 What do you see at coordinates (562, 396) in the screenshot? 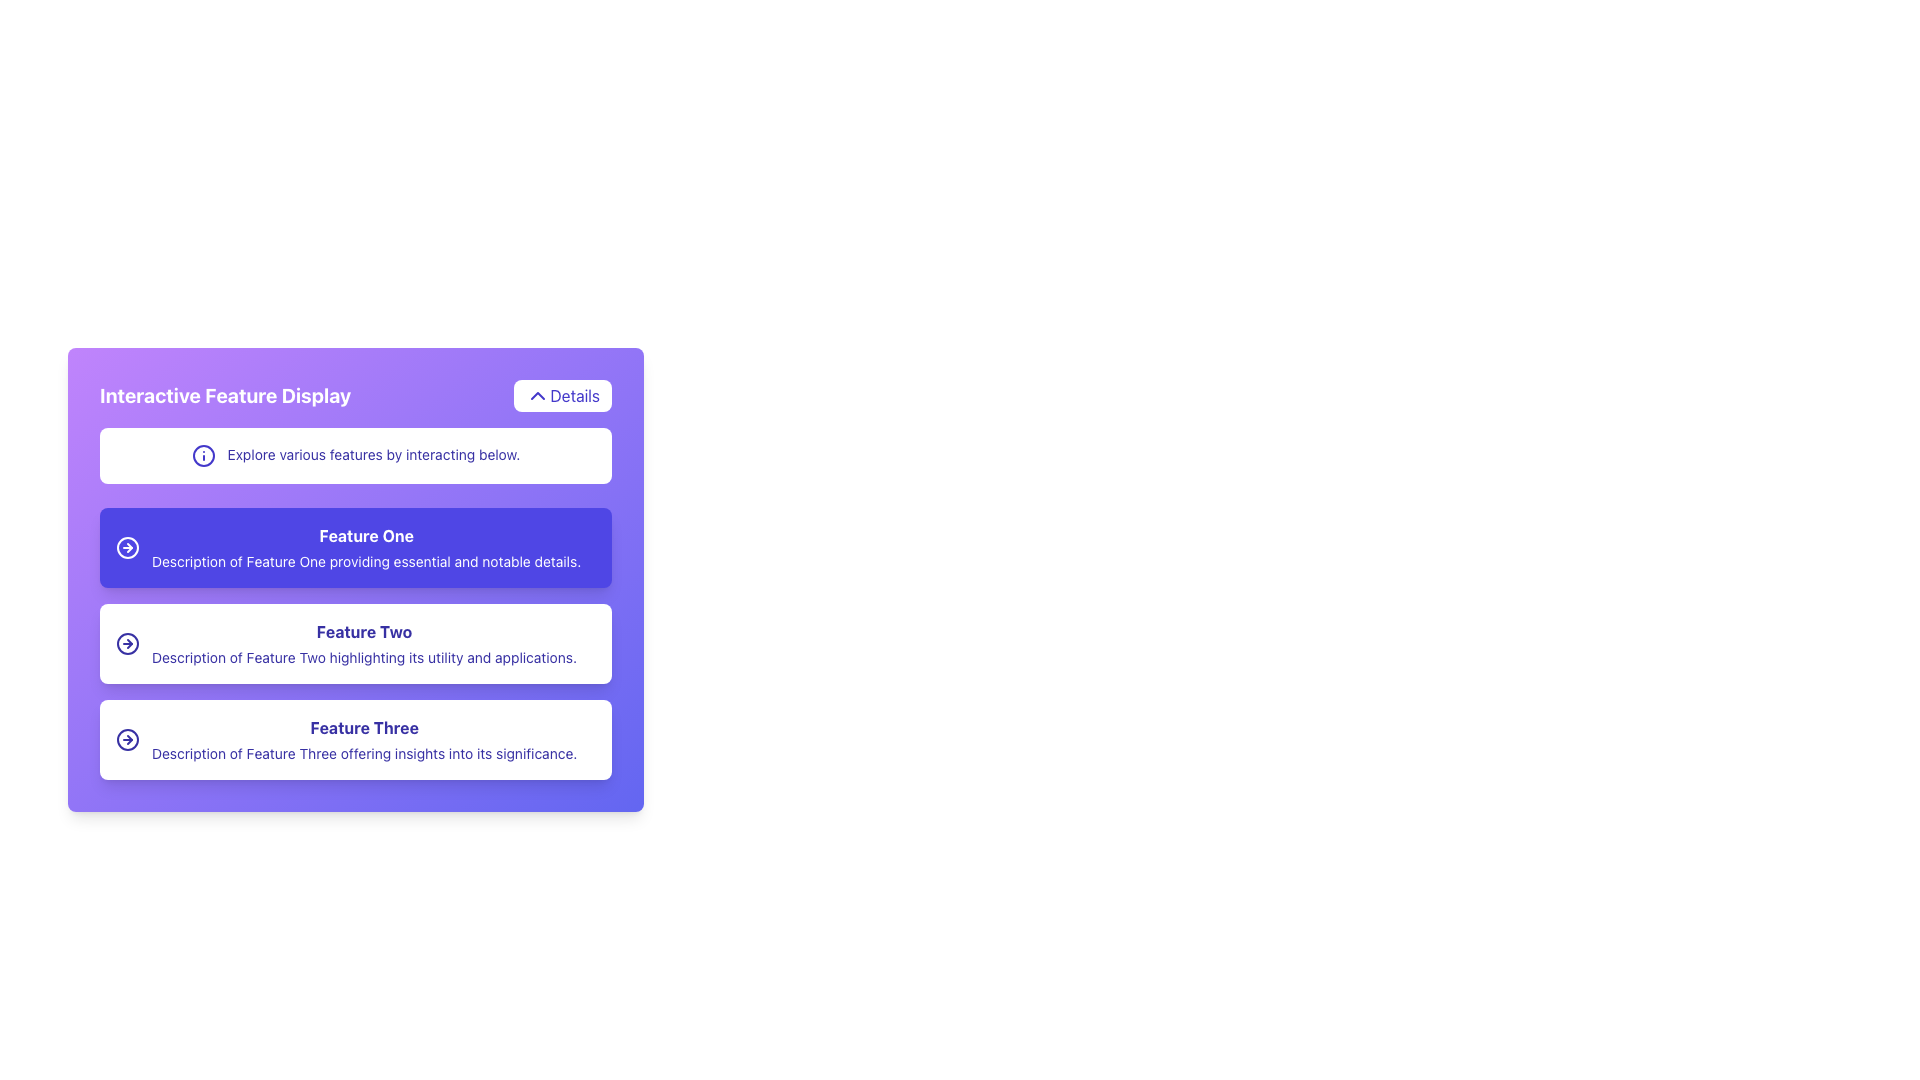
I see `the button labeled 'Details' with an upward-pointing chevron icon` at bounding box center [562, 396].